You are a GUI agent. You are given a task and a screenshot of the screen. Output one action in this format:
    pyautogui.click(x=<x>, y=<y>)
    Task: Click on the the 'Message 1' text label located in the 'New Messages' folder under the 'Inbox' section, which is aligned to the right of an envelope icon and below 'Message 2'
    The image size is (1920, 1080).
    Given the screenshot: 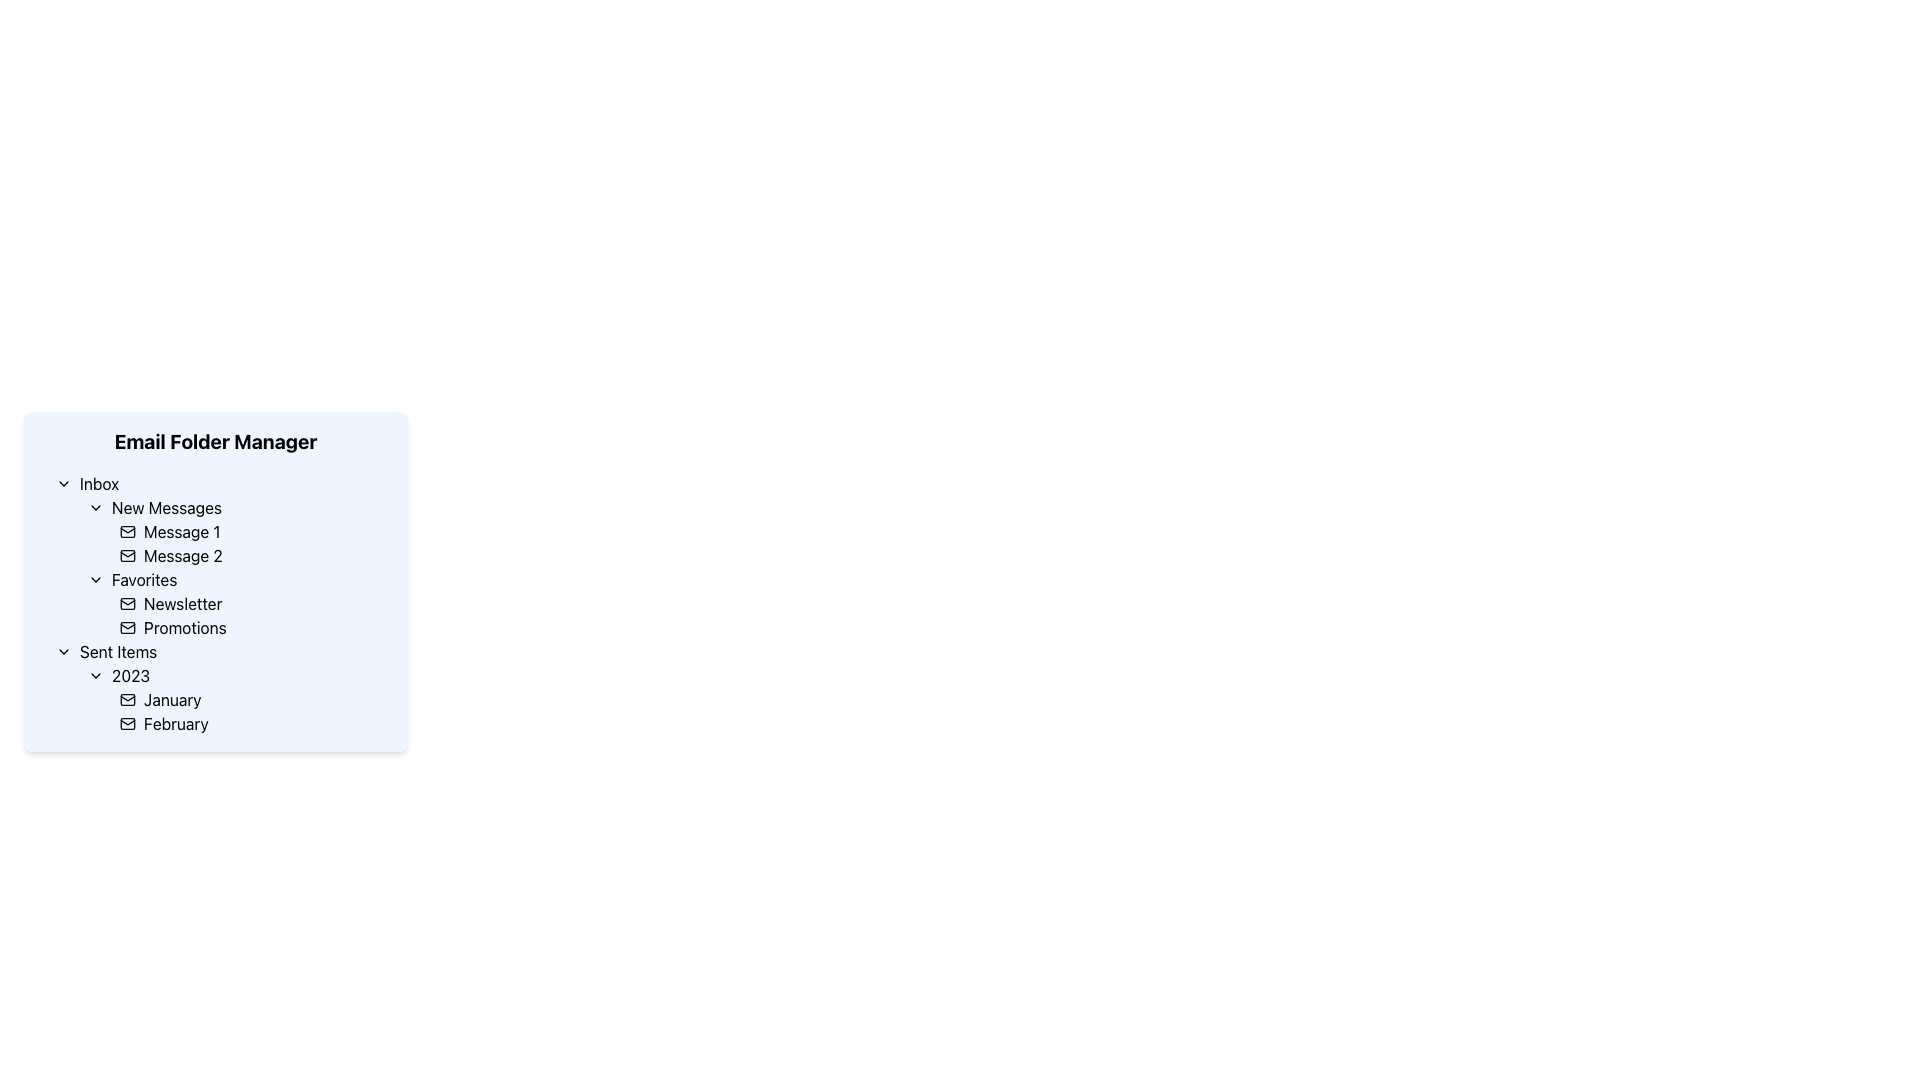 What is the action you would take?
    pyautogui.click(x=182, y=531)
    